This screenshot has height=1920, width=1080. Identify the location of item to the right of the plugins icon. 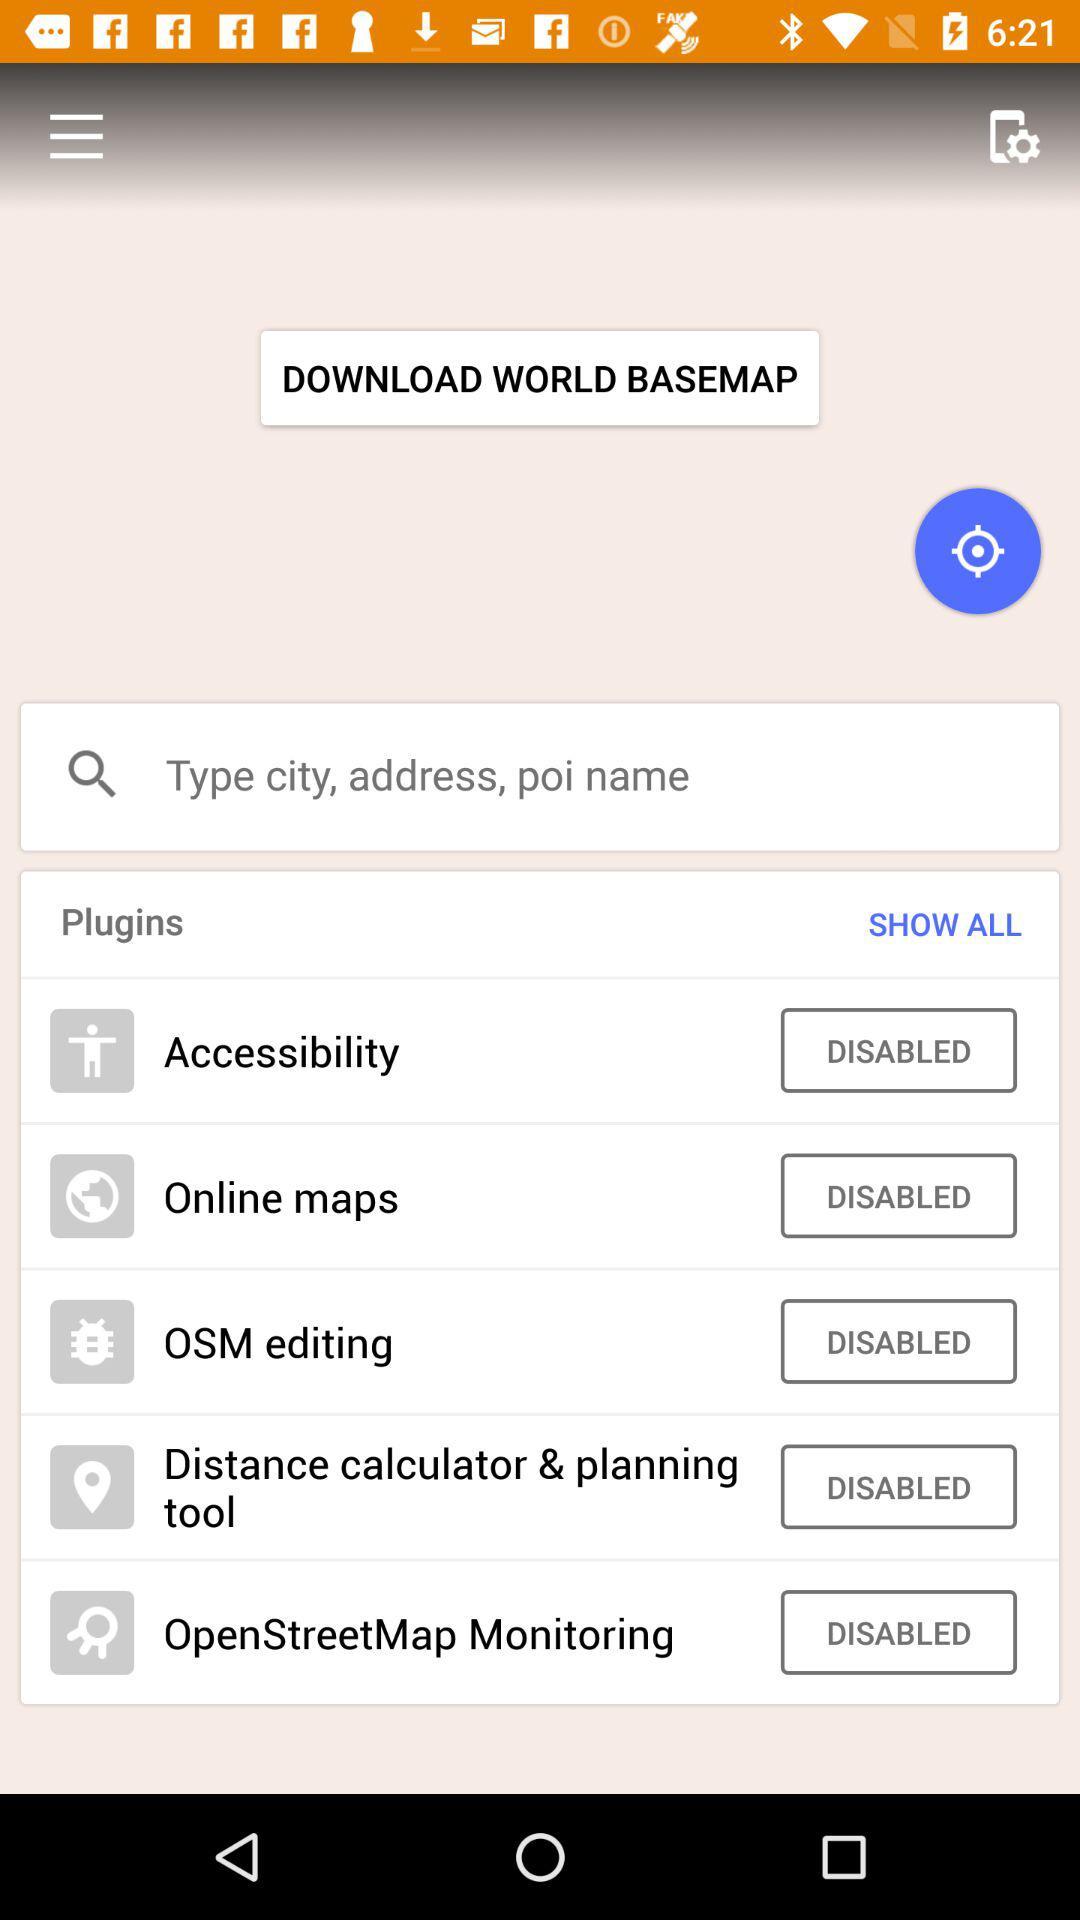
(906, 923).